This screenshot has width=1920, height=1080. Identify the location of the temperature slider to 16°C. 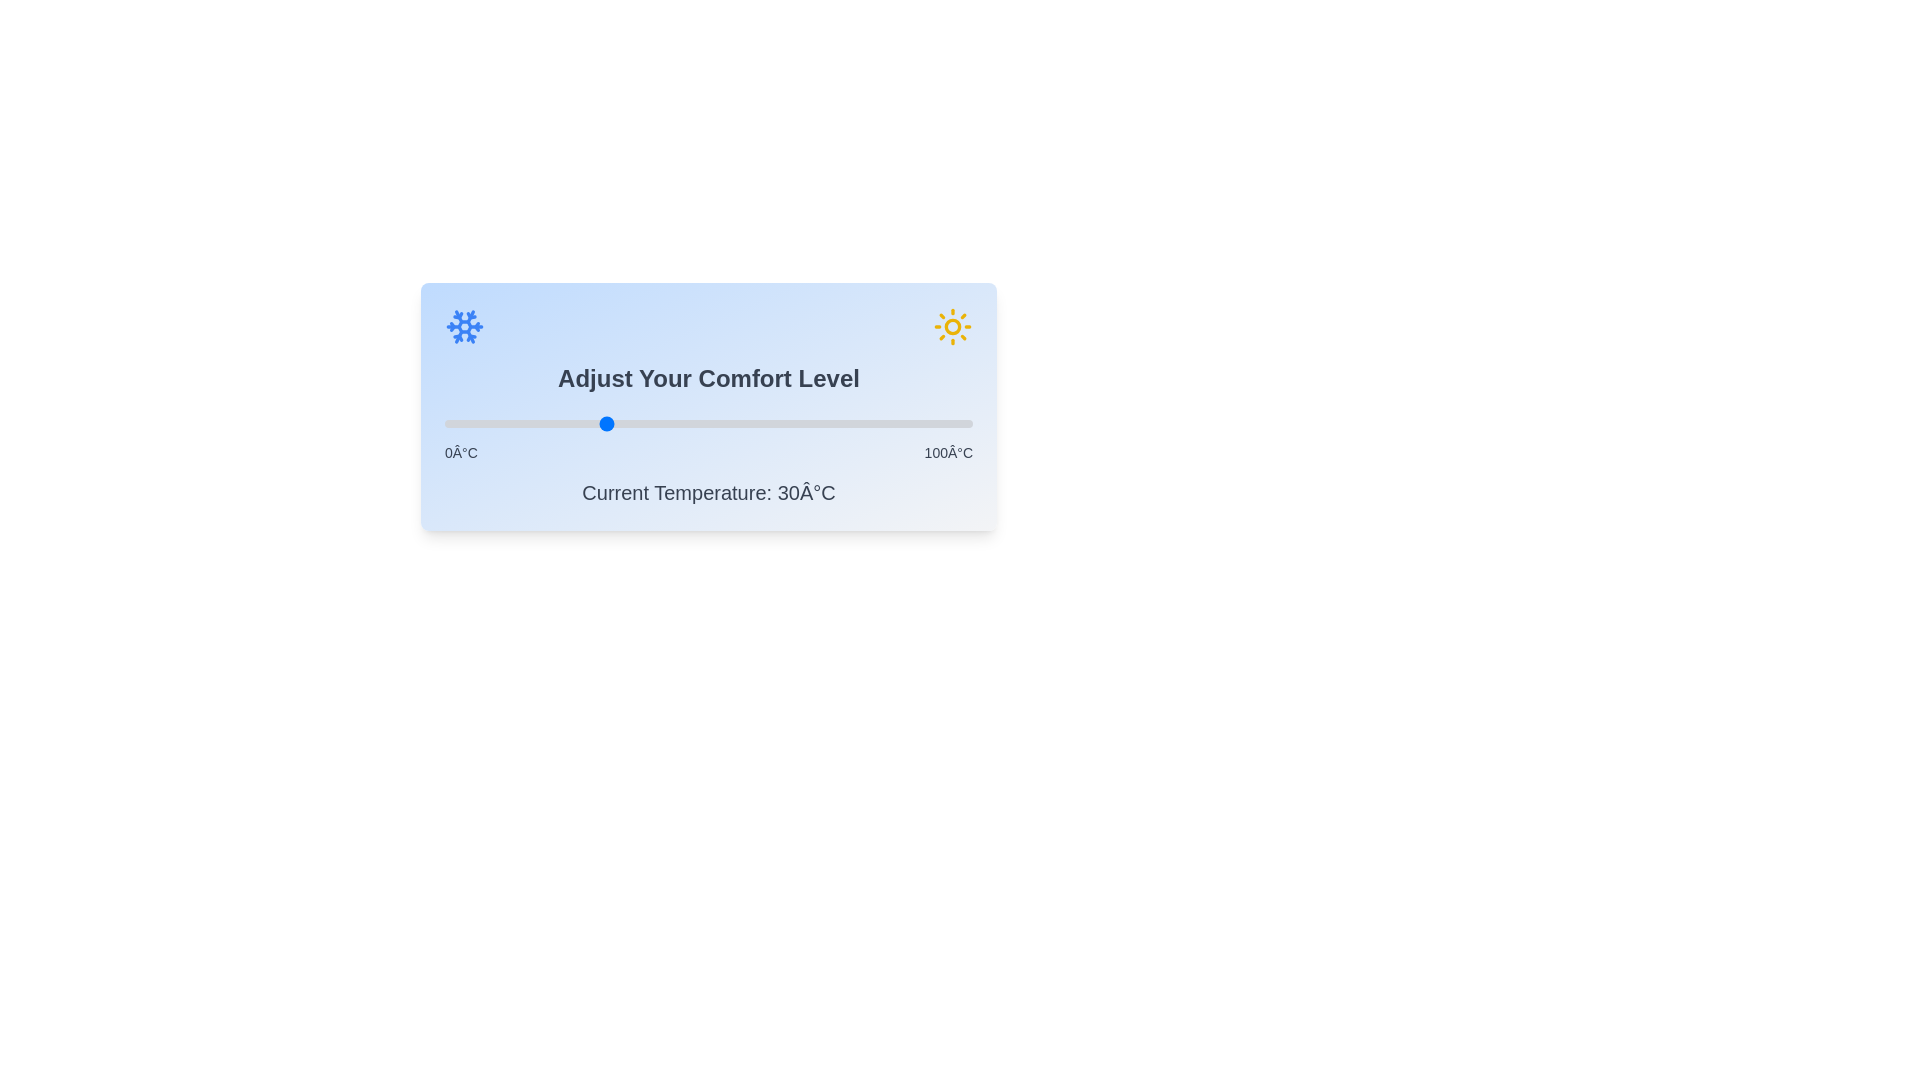
(529, 423).